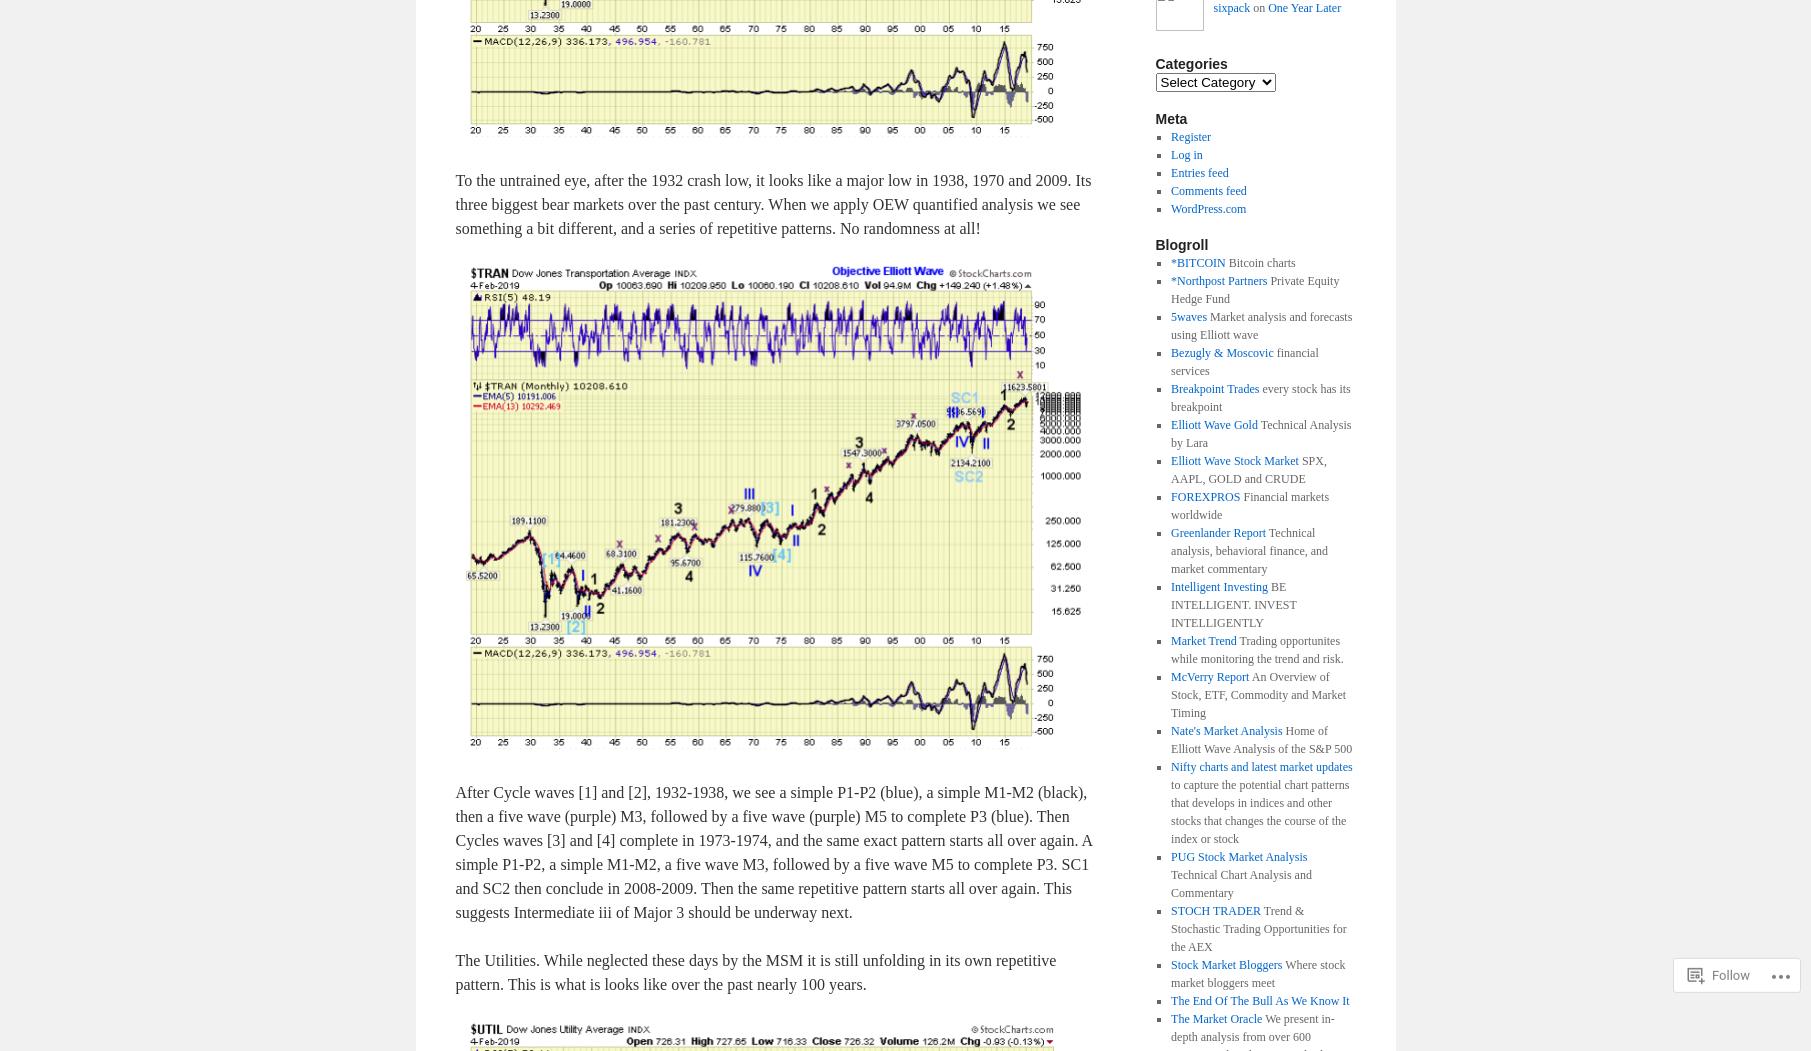 This screenshot has width=1811, height=1051. Describe the element at coordinates (1261, 738) in the screenshot. I see `'Home of Elliott Wave Analysis of the S&P 500'` at that location.